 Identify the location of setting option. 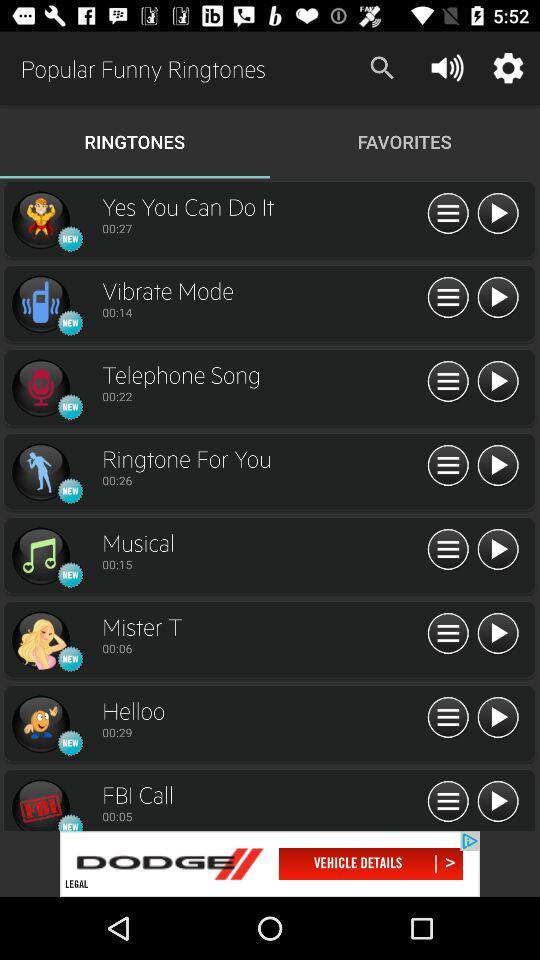
(448, 214).